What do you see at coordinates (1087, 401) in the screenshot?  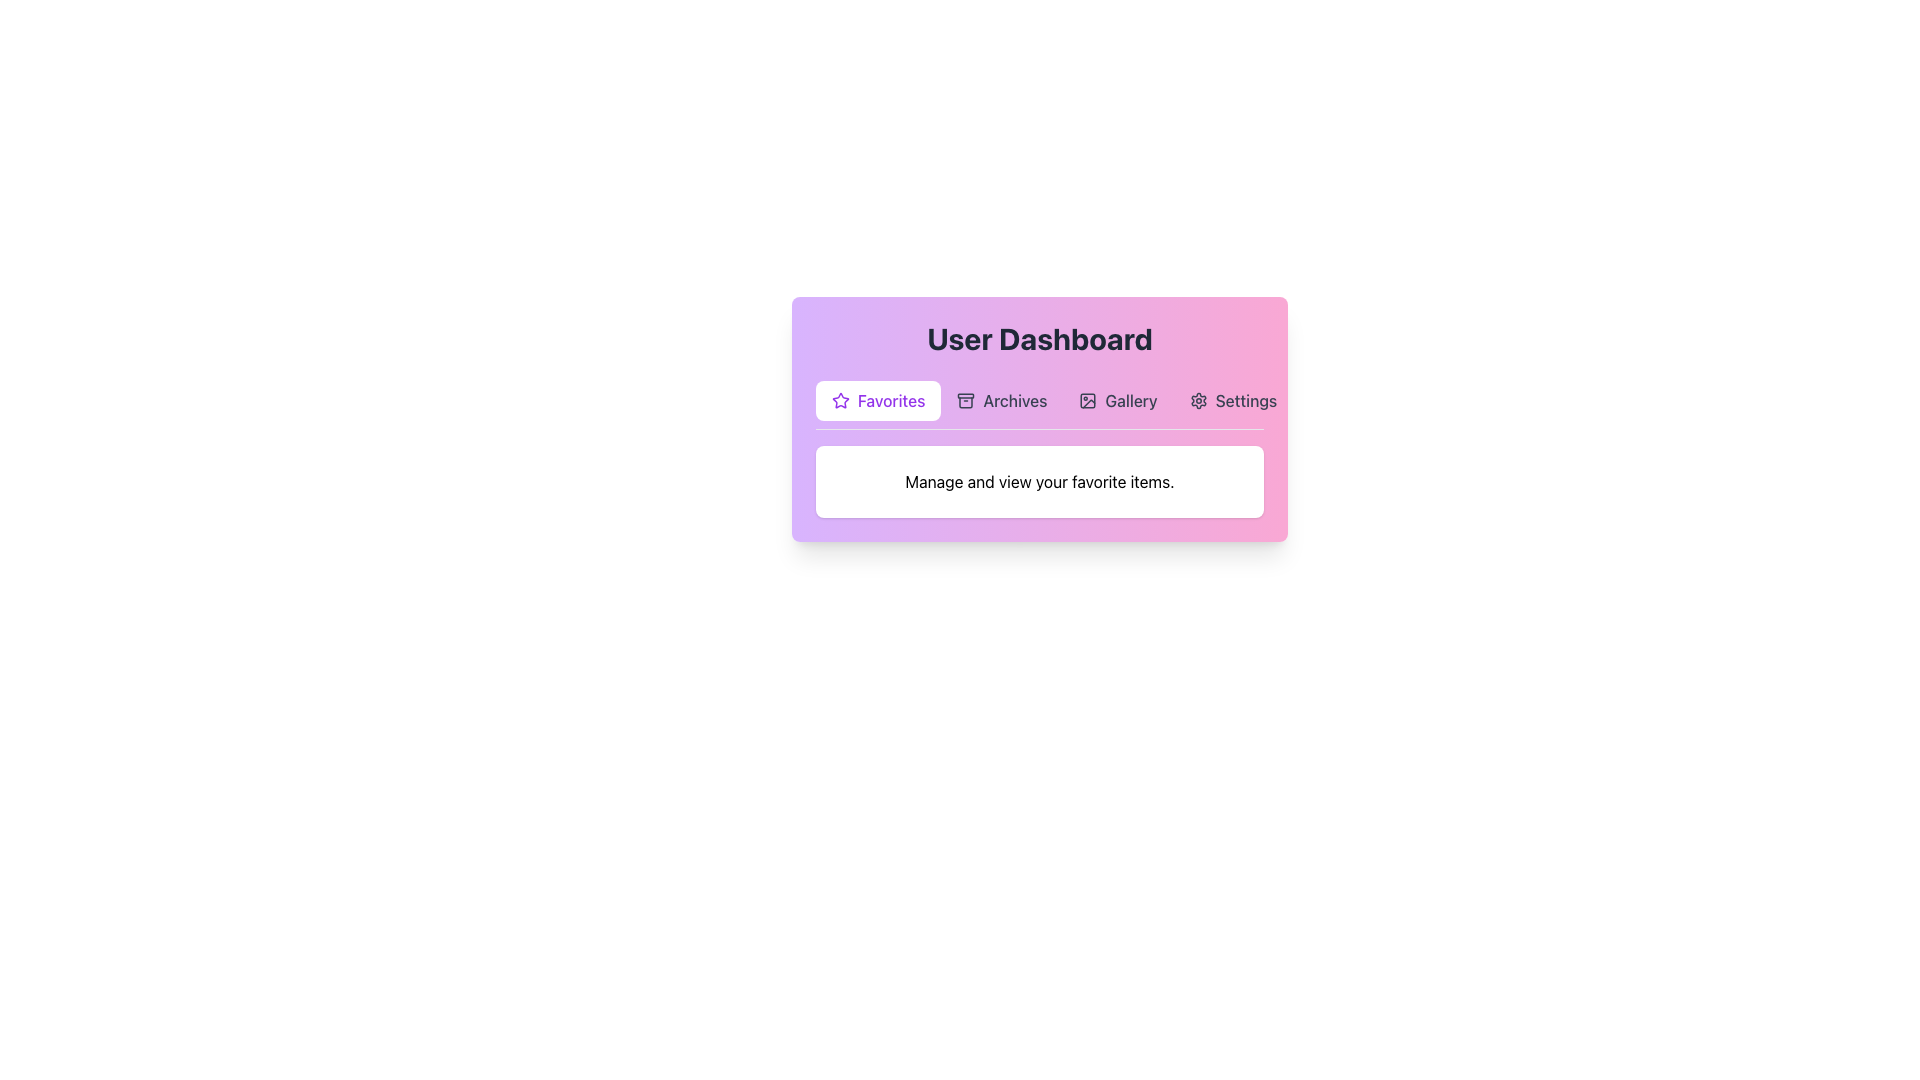 I see `the SVG icon depicting a picture frame located in the navigational menu bar of the User Dashboard` at bounding box center [1087, 401].